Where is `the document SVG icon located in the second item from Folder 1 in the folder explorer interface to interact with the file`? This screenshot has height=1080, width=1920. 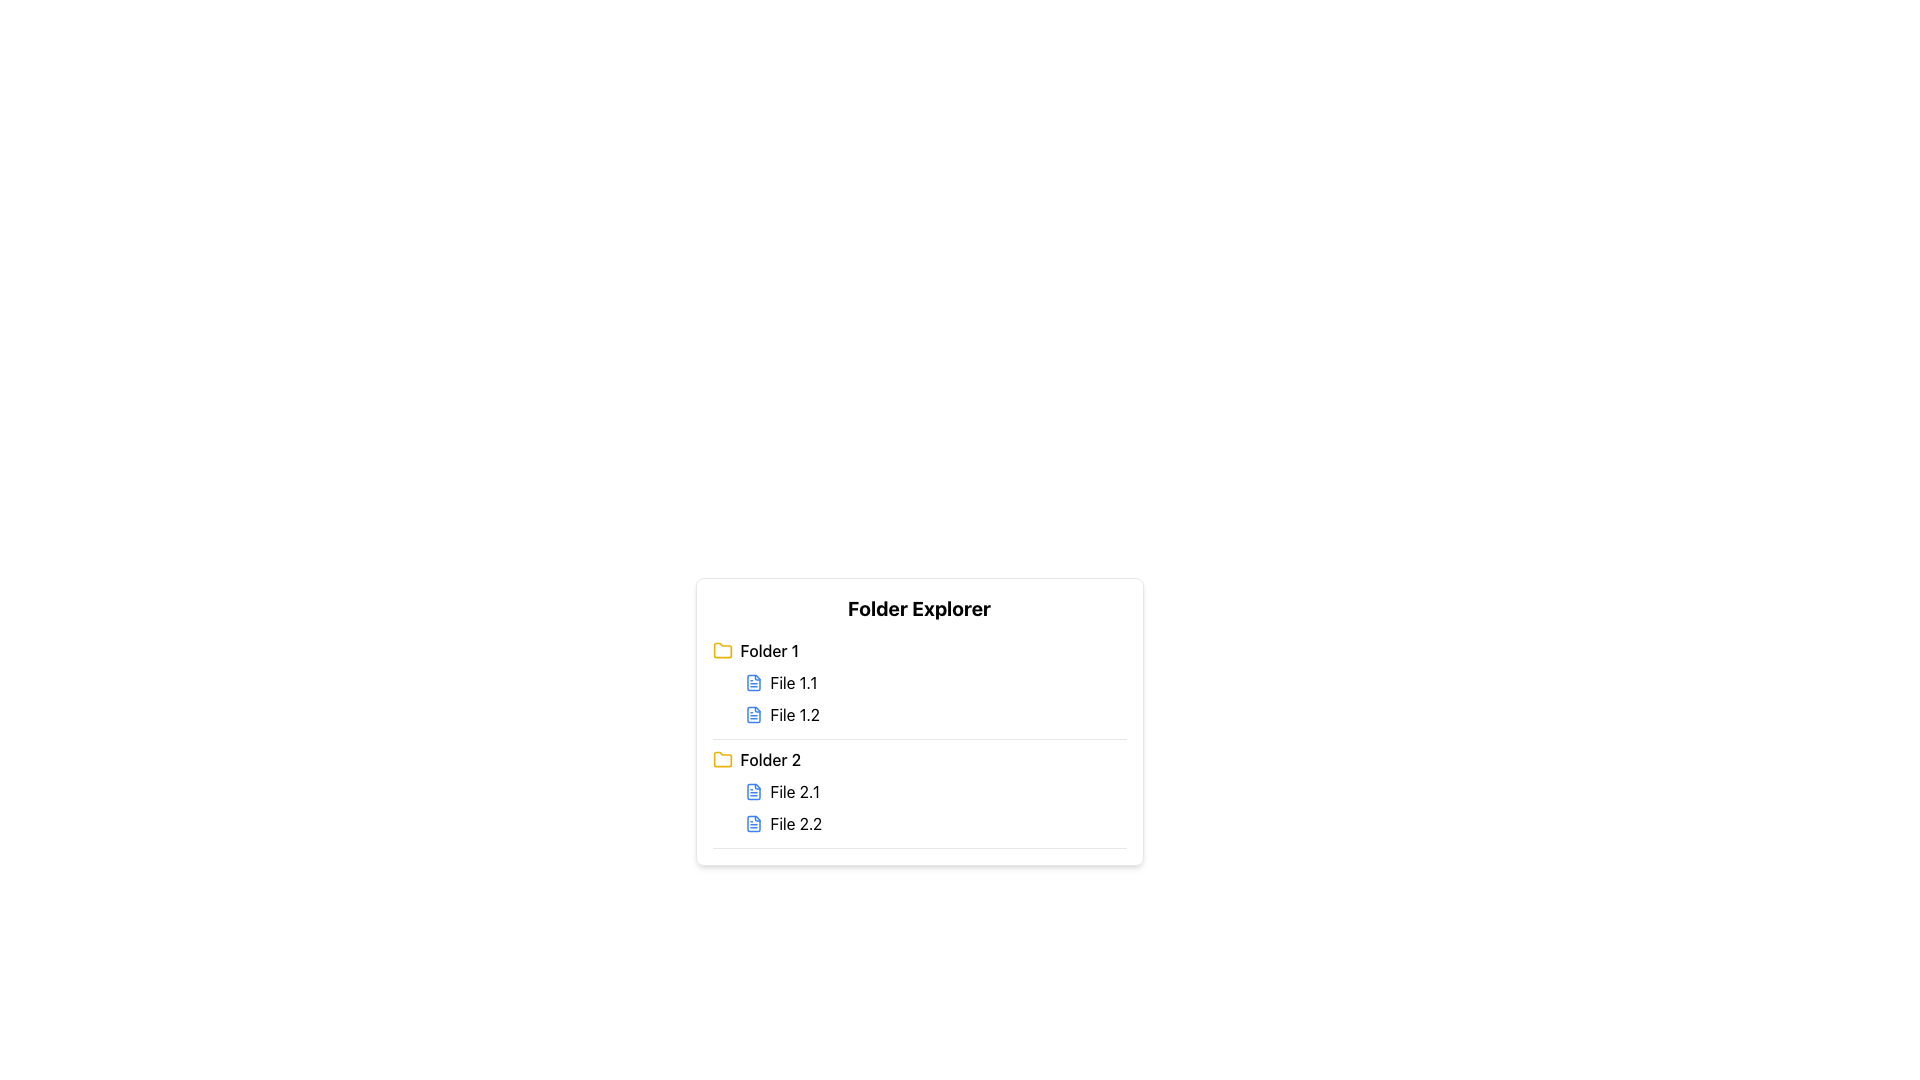 the document SVG icon located in the second item from Folder 1 in the folder explorer interface to interact with the file is located at coordinates (752, 713).